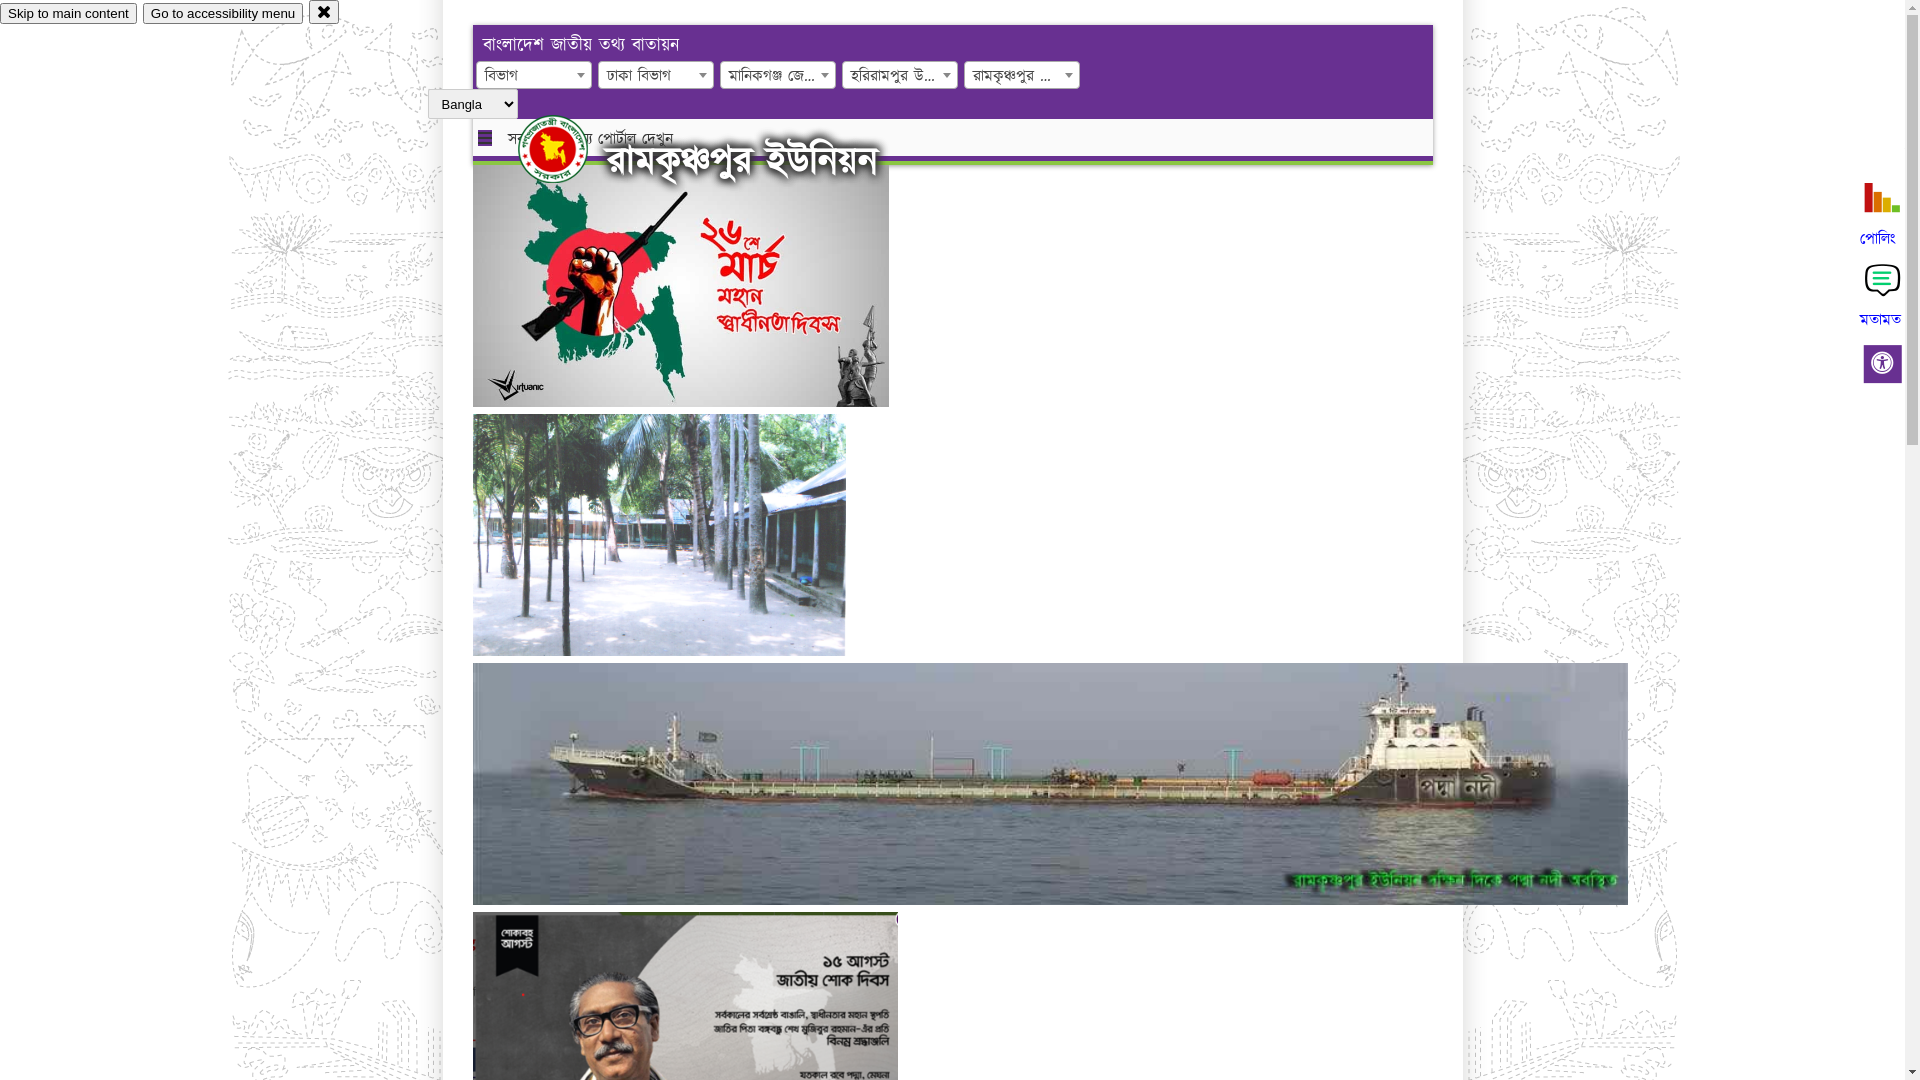  Describe the element at coordinates (324, 11) in the screenshot. I see `'close'` at that location.